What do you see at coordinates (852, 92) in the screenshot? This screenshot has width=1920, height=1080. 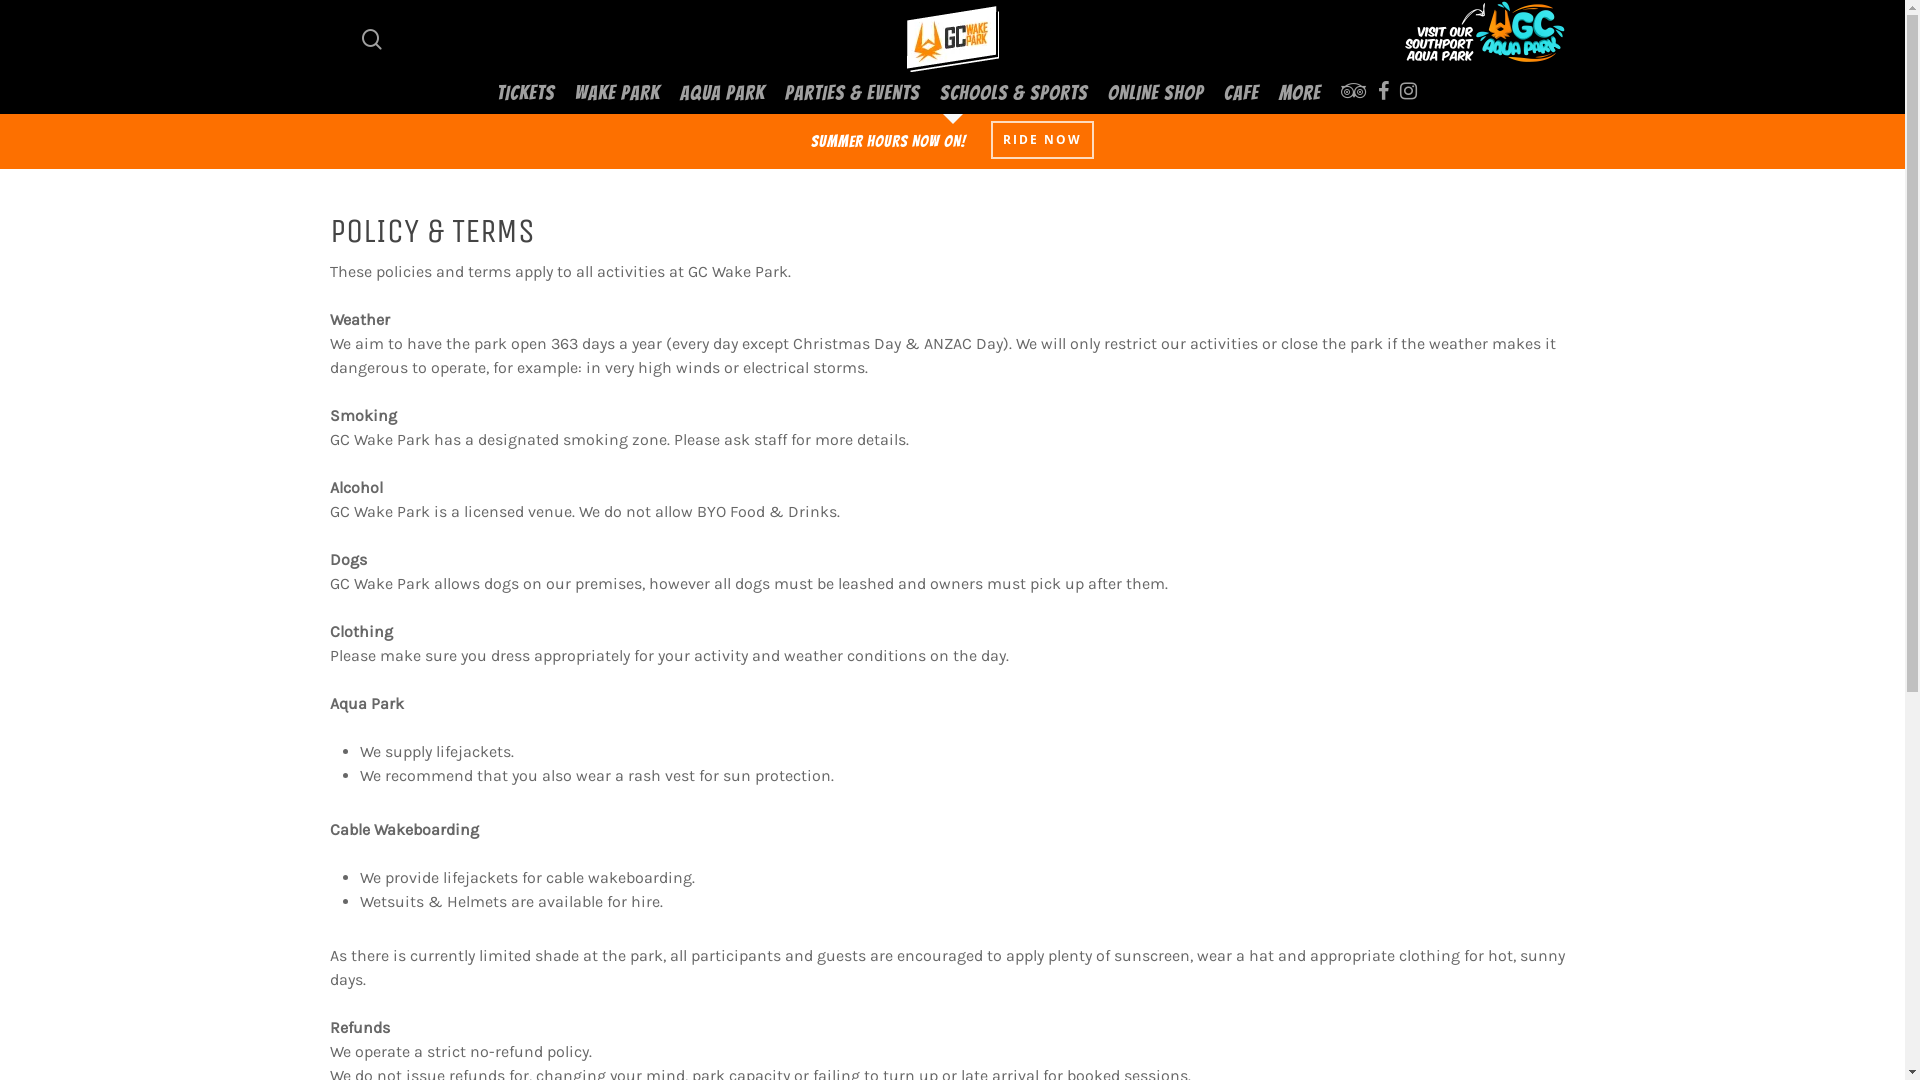 I see `'PARTIES & EVENTS'` at bounding box center [852, 92].